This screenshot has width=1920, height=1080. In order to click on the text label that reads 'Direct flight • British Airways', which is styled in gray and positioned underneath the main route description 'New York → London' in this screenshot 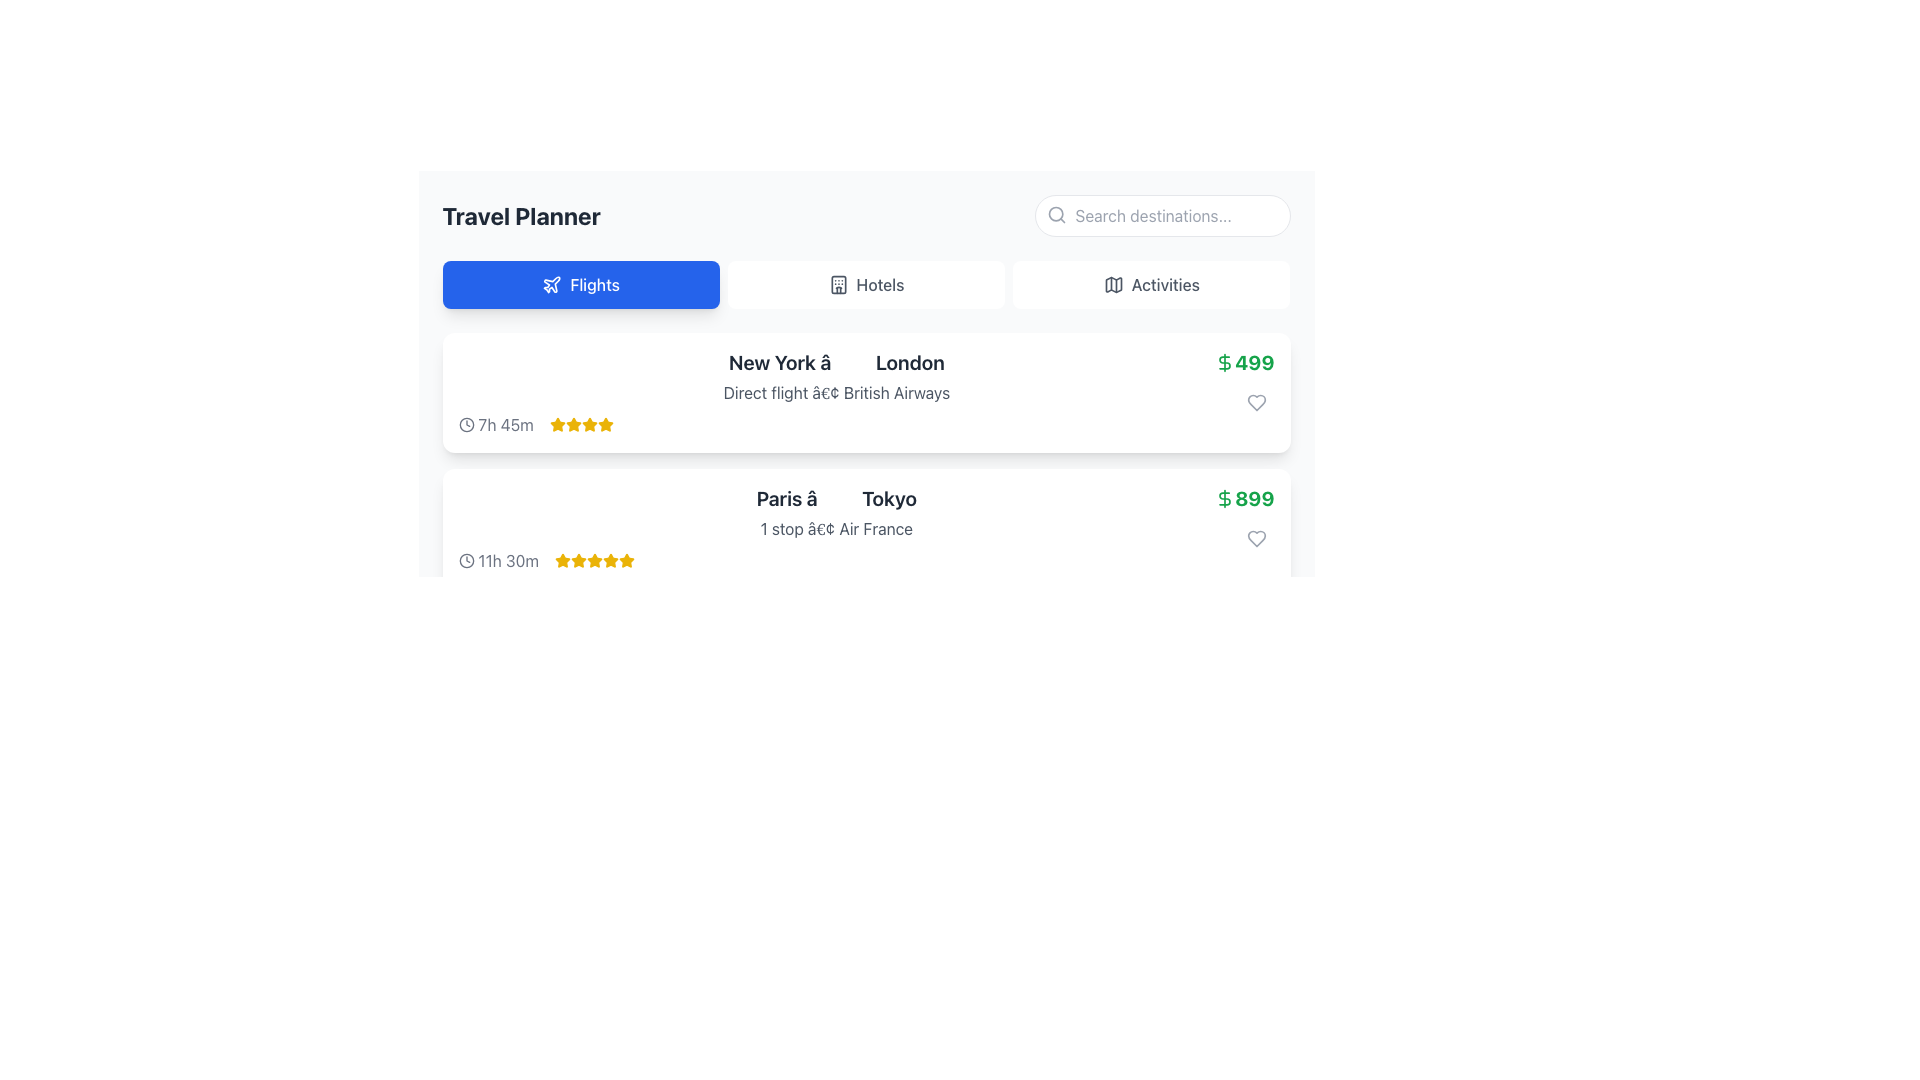, I will do `click(836, 393)`.